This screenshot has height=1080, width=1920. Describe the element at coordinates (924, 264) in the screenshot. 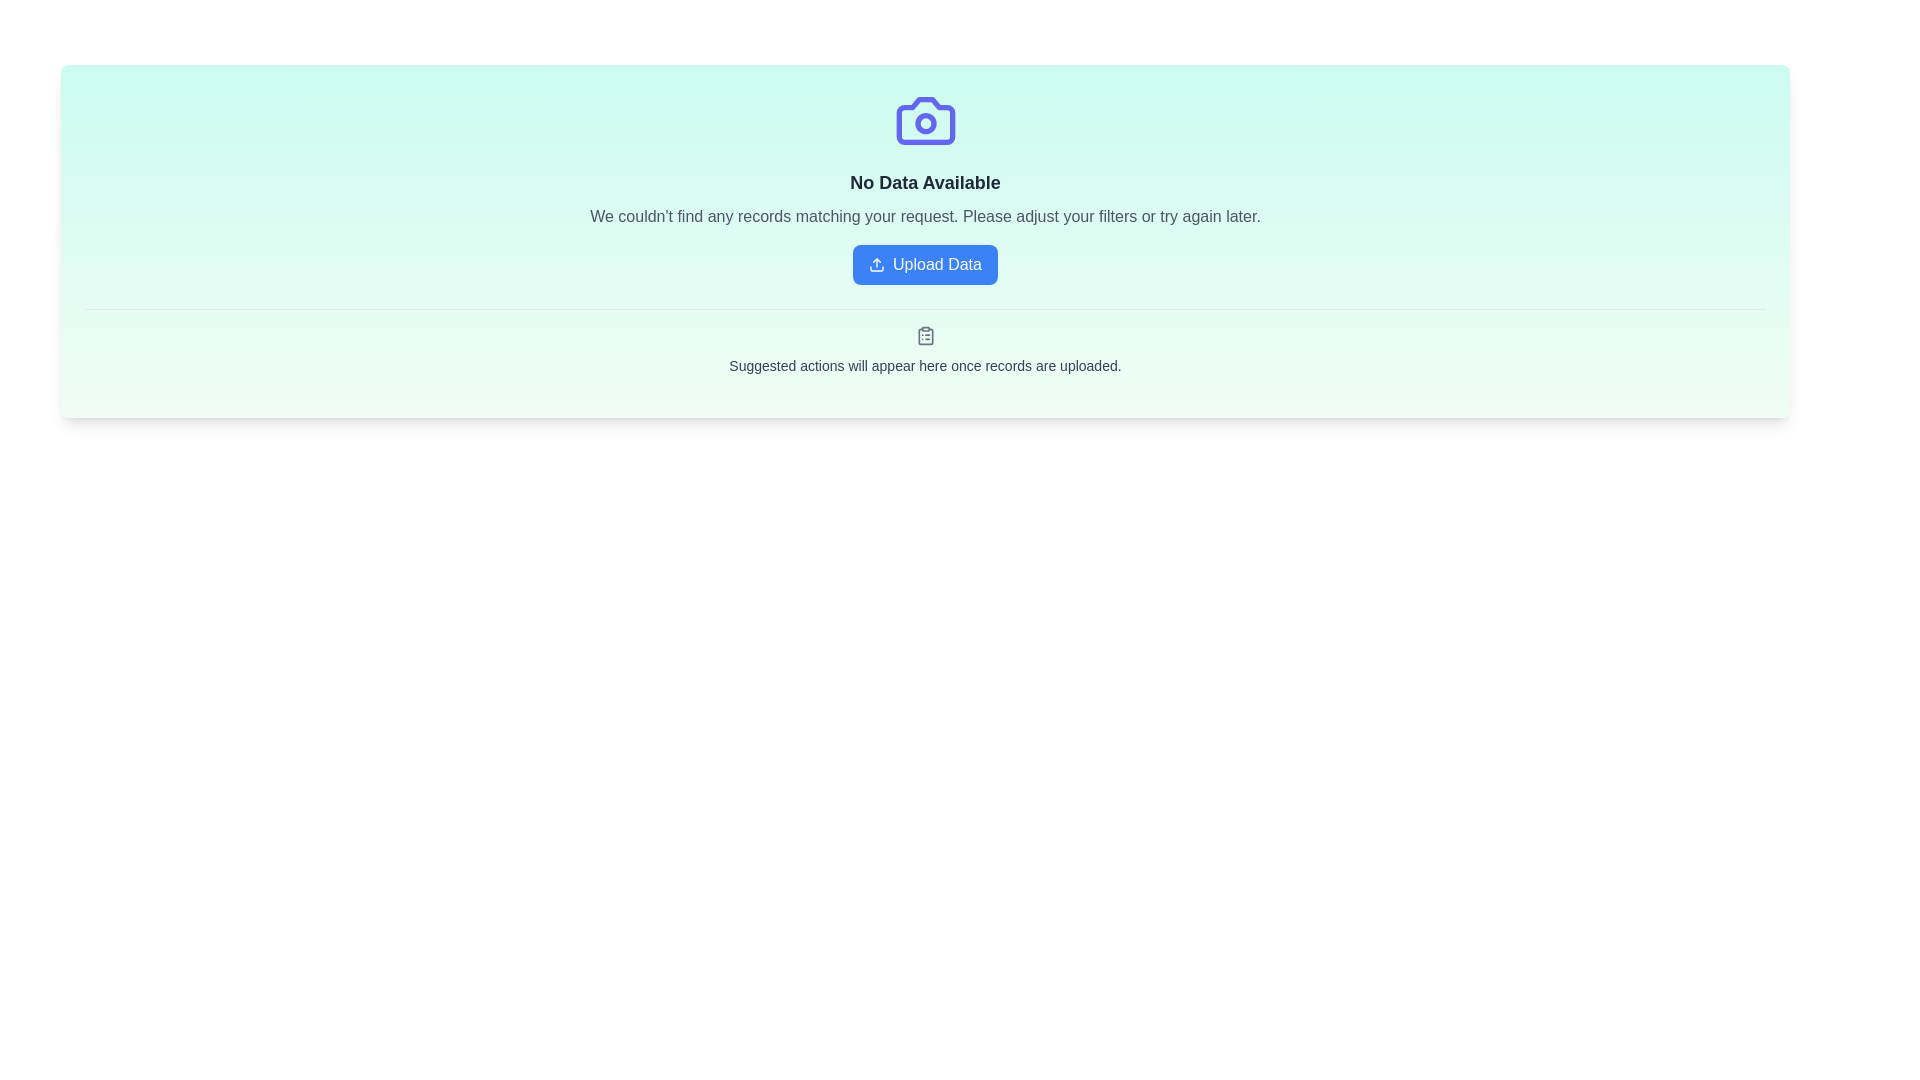

I see `the 'Upload Data' button, which is a rectangular button with a bright blue background and white text, located below the message about records and above the suggested actions text` at that location.